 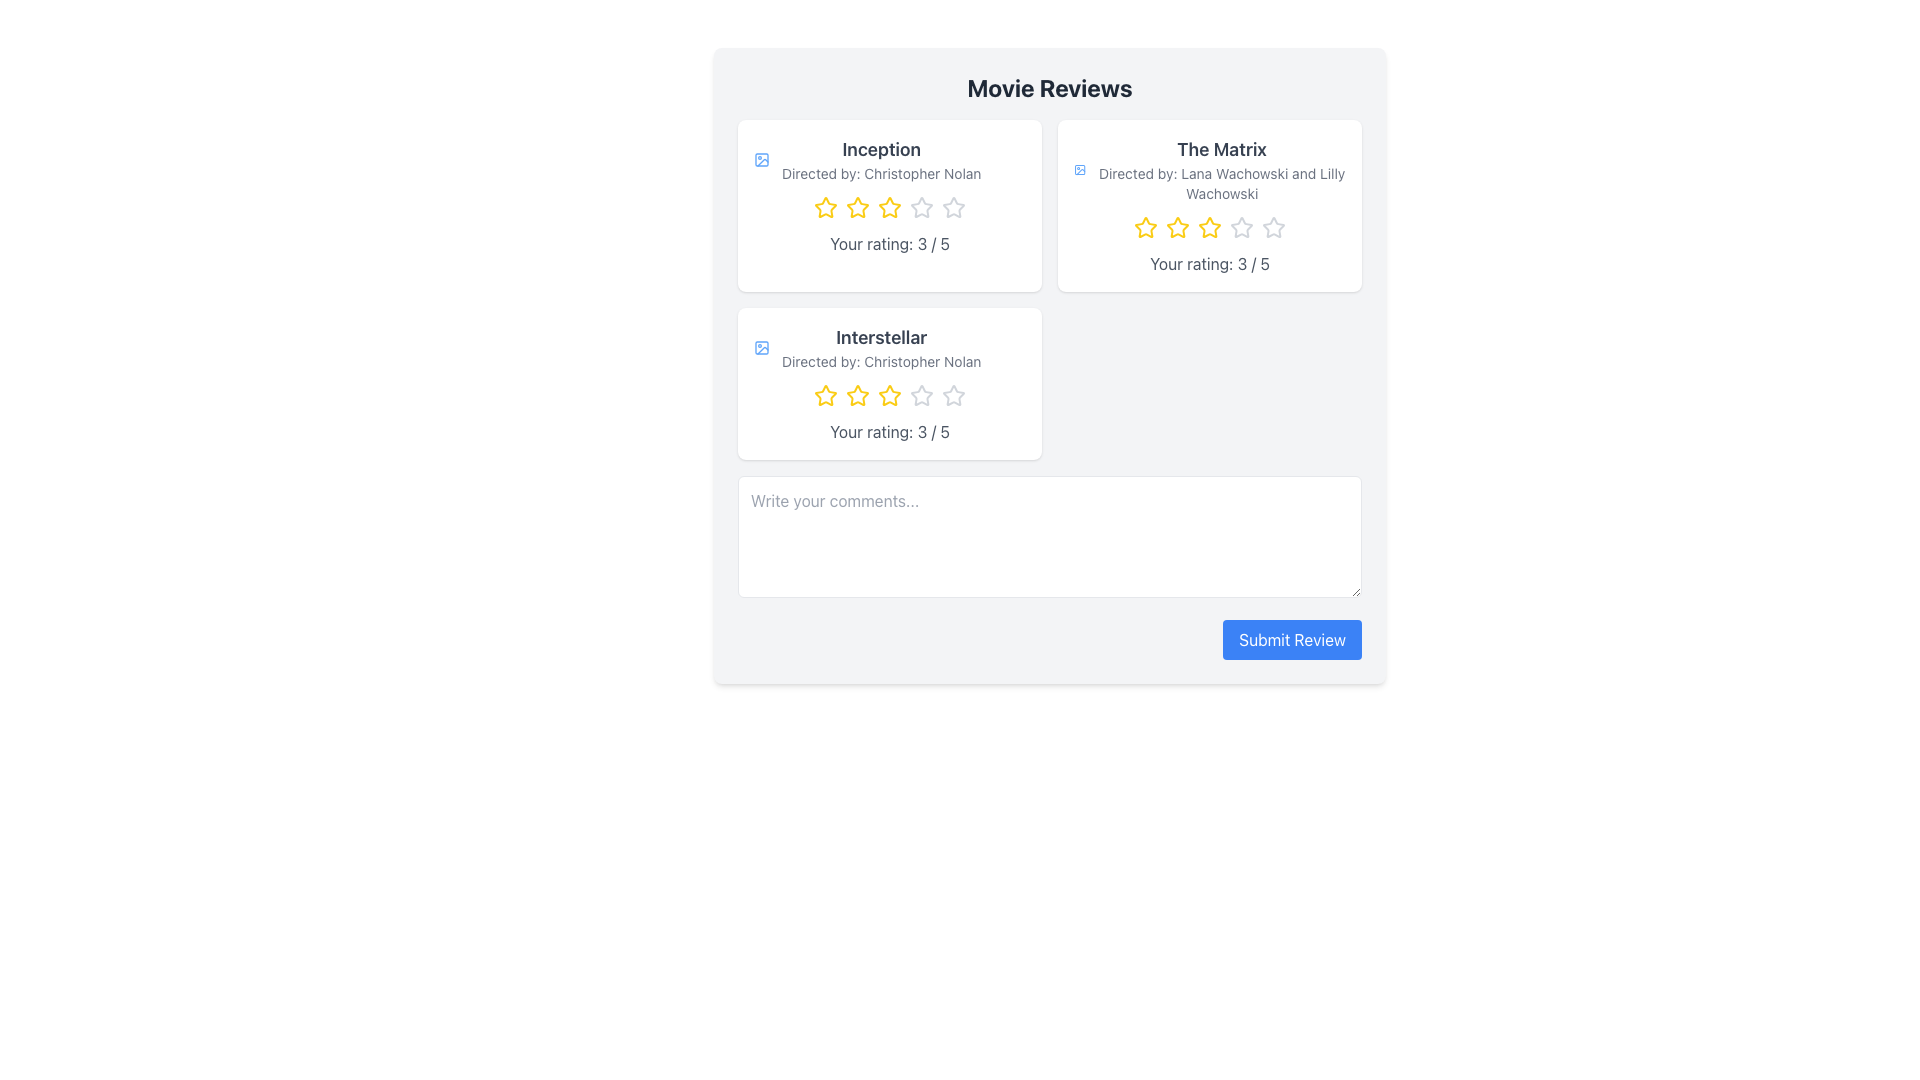 What do you see at coordinates (858, 396) in the screenshot?
I see `the third star icon with a yellow fill in the rating component of the 'Interstellar' review card to rate it` at bounding box center [858, 396].